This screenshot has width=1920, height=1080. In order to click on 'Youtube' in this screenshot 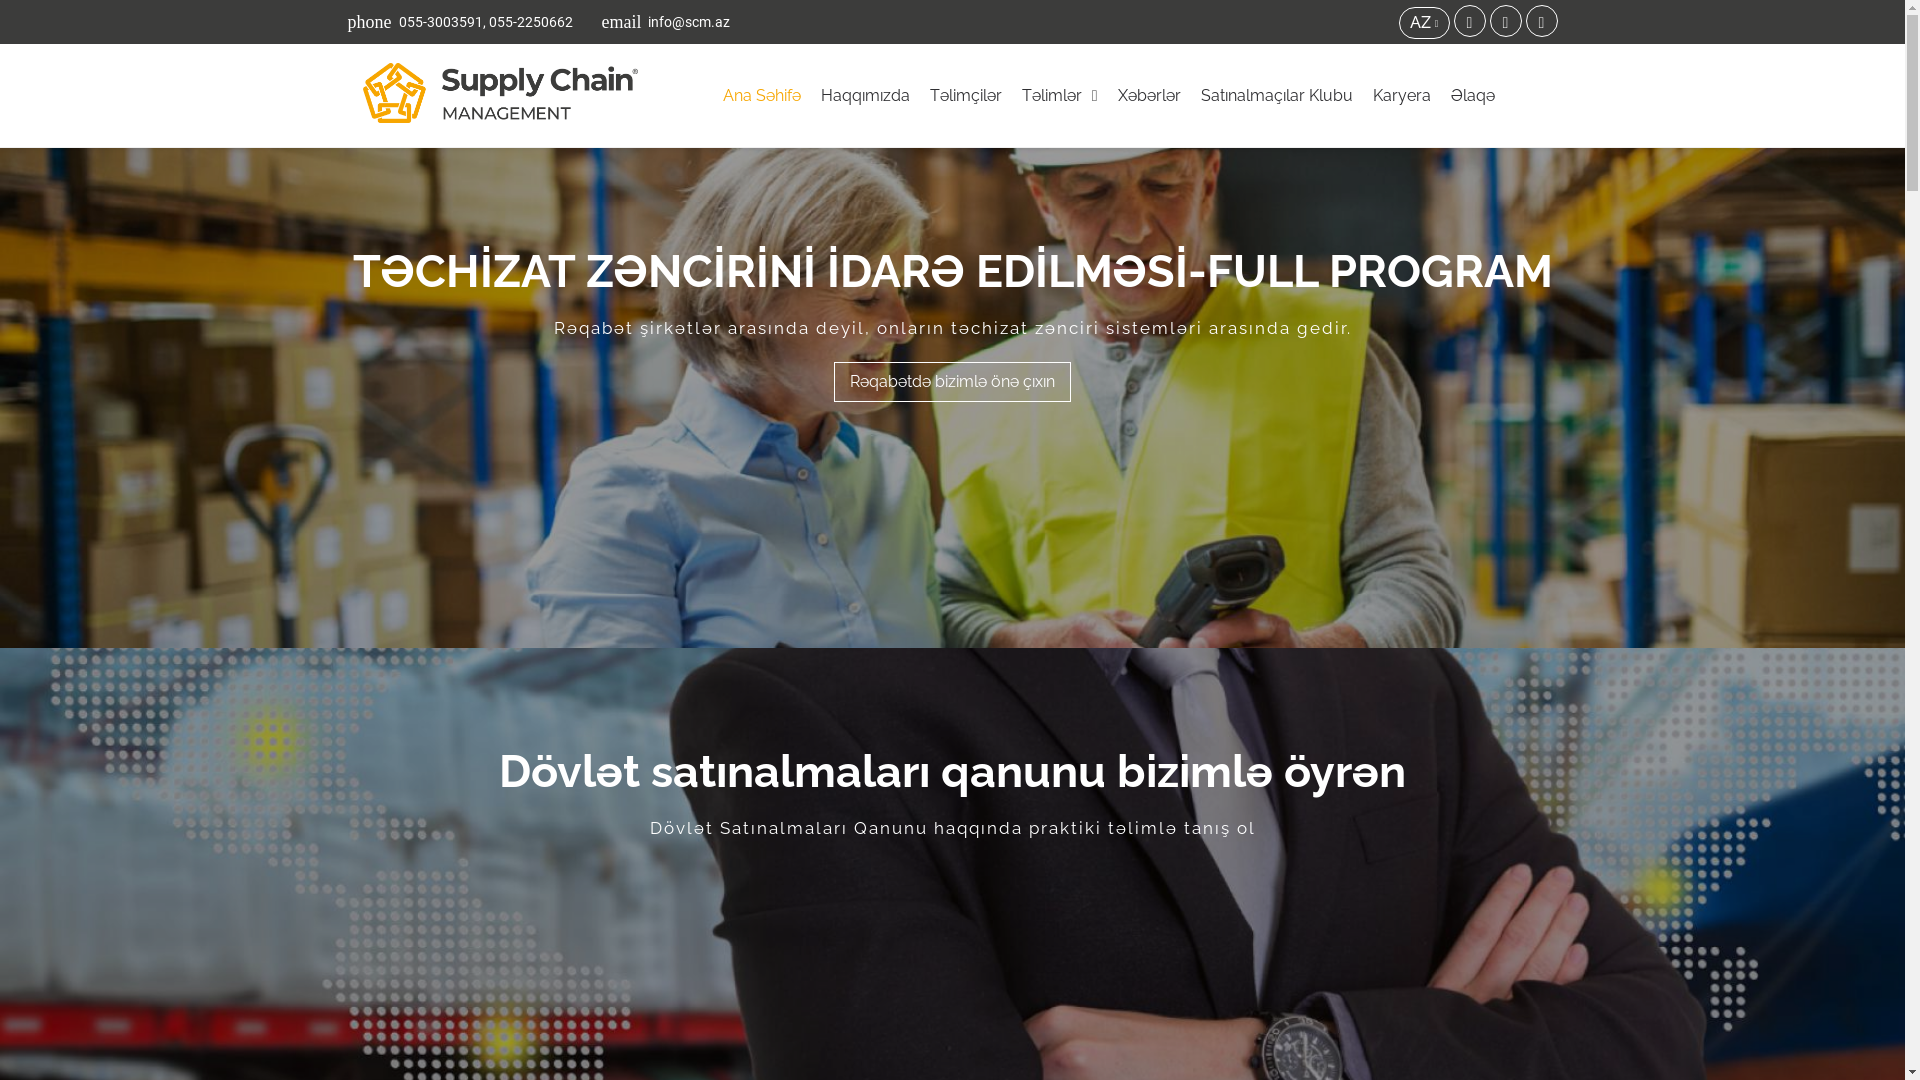, I will do `click(1540, 20)`.